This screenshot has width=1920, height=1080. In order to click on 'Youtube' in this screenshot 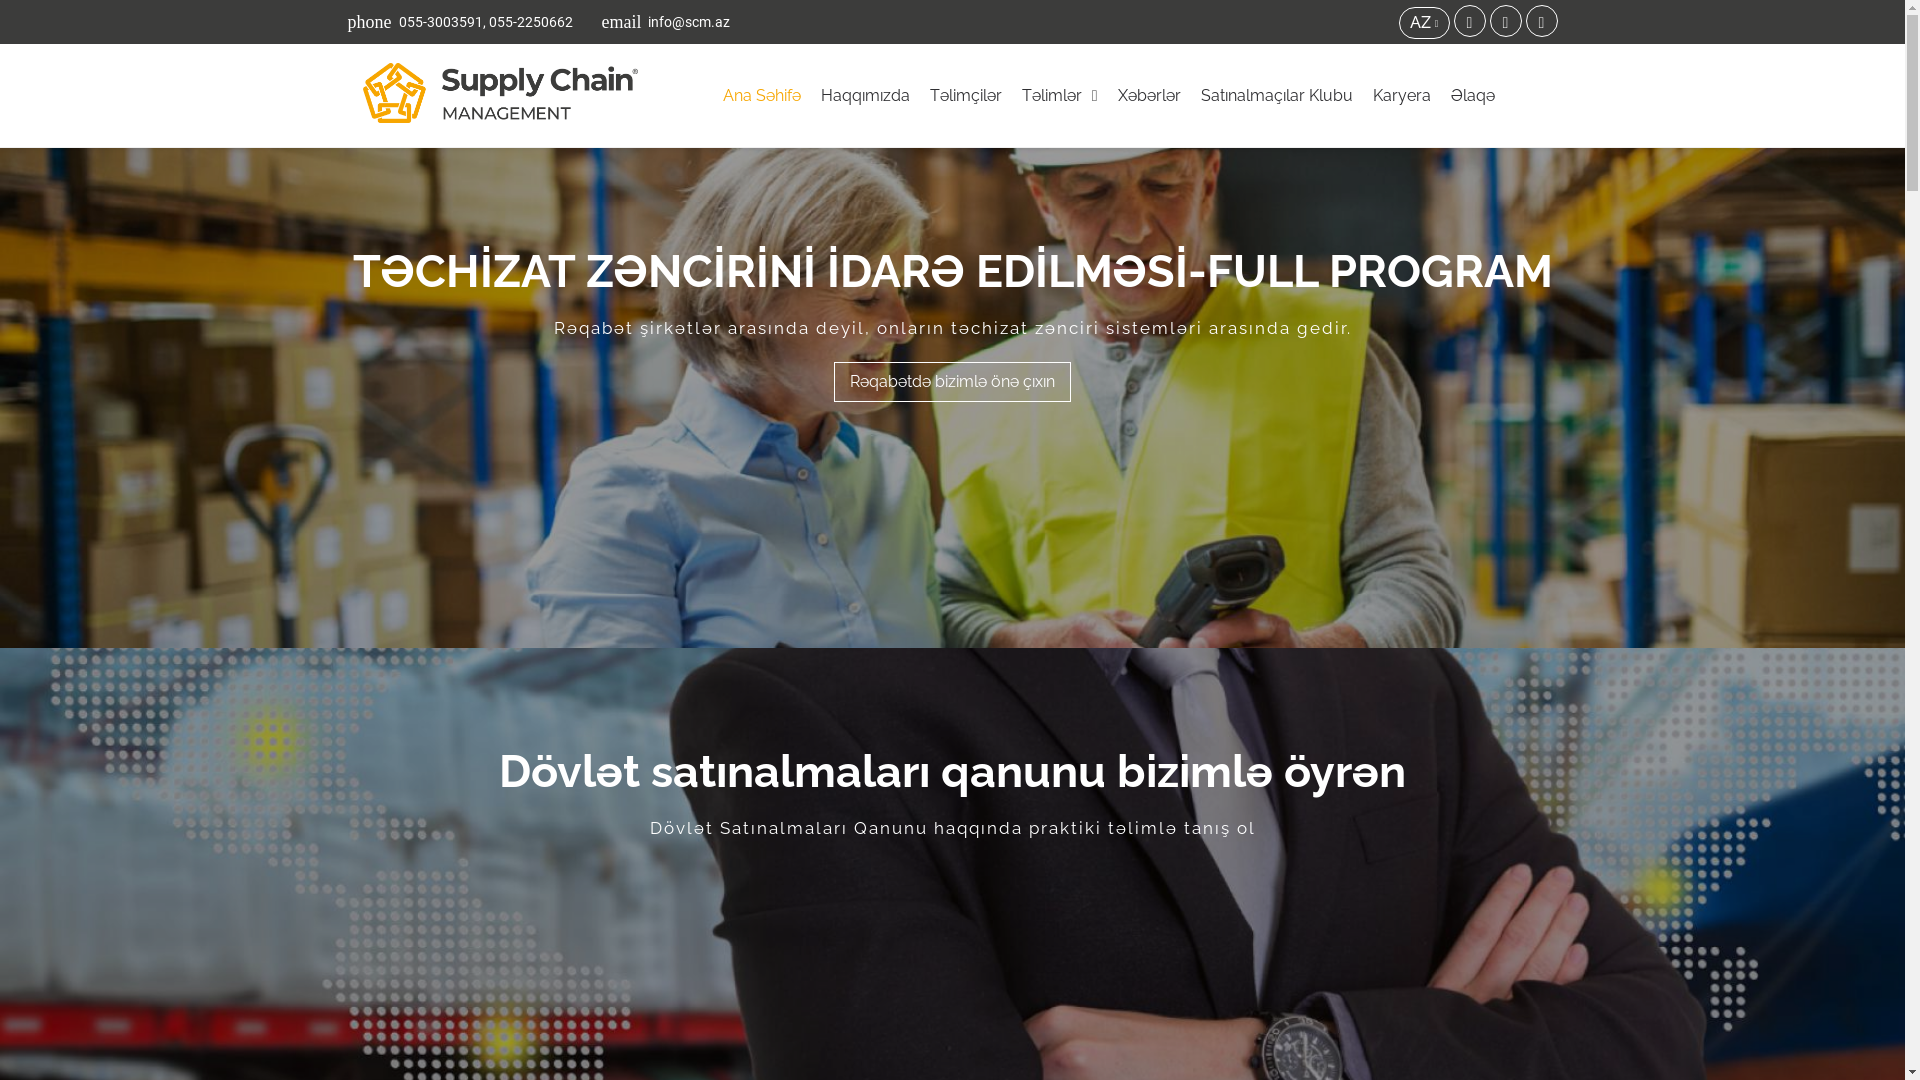, I will do `click(1540, 20)`.